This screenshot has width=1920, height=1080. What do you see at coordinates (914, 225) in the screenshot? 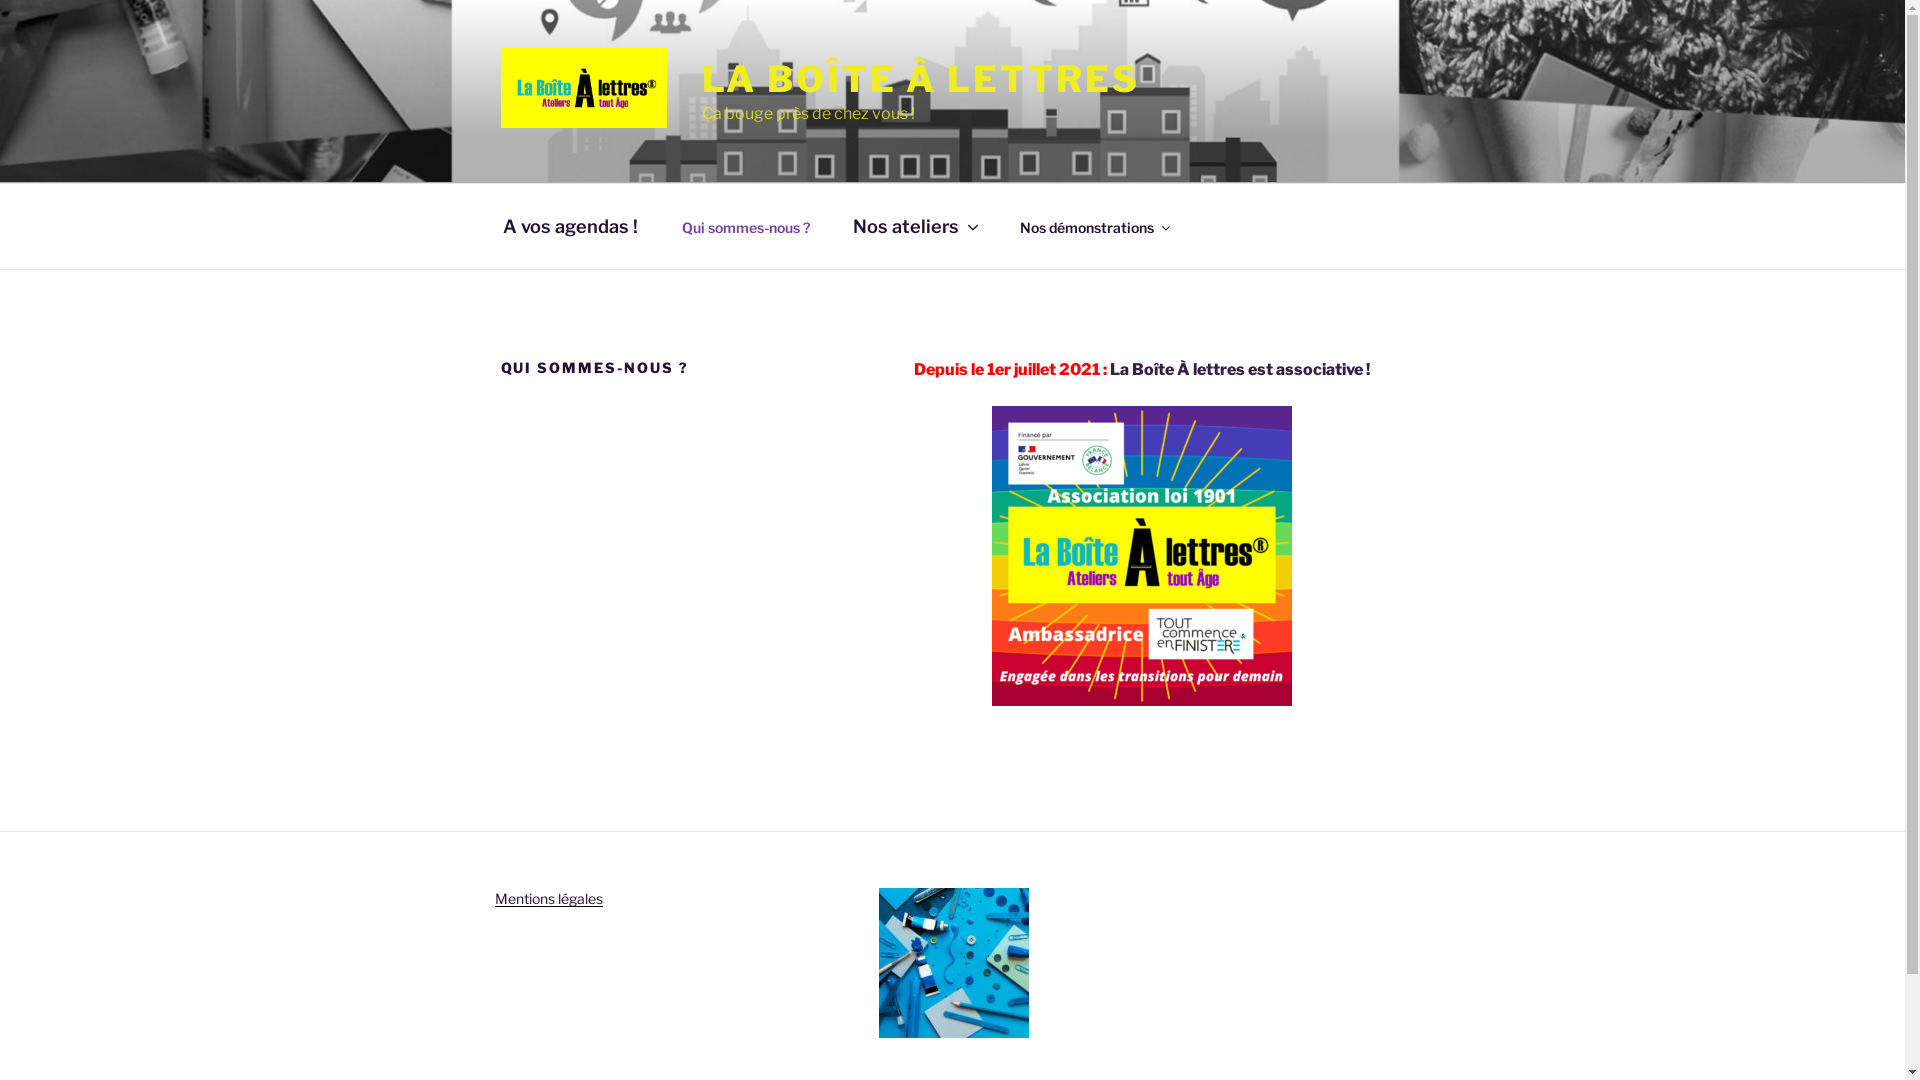
I see `'Nos ateliers'` at bounding box center [914, 225].